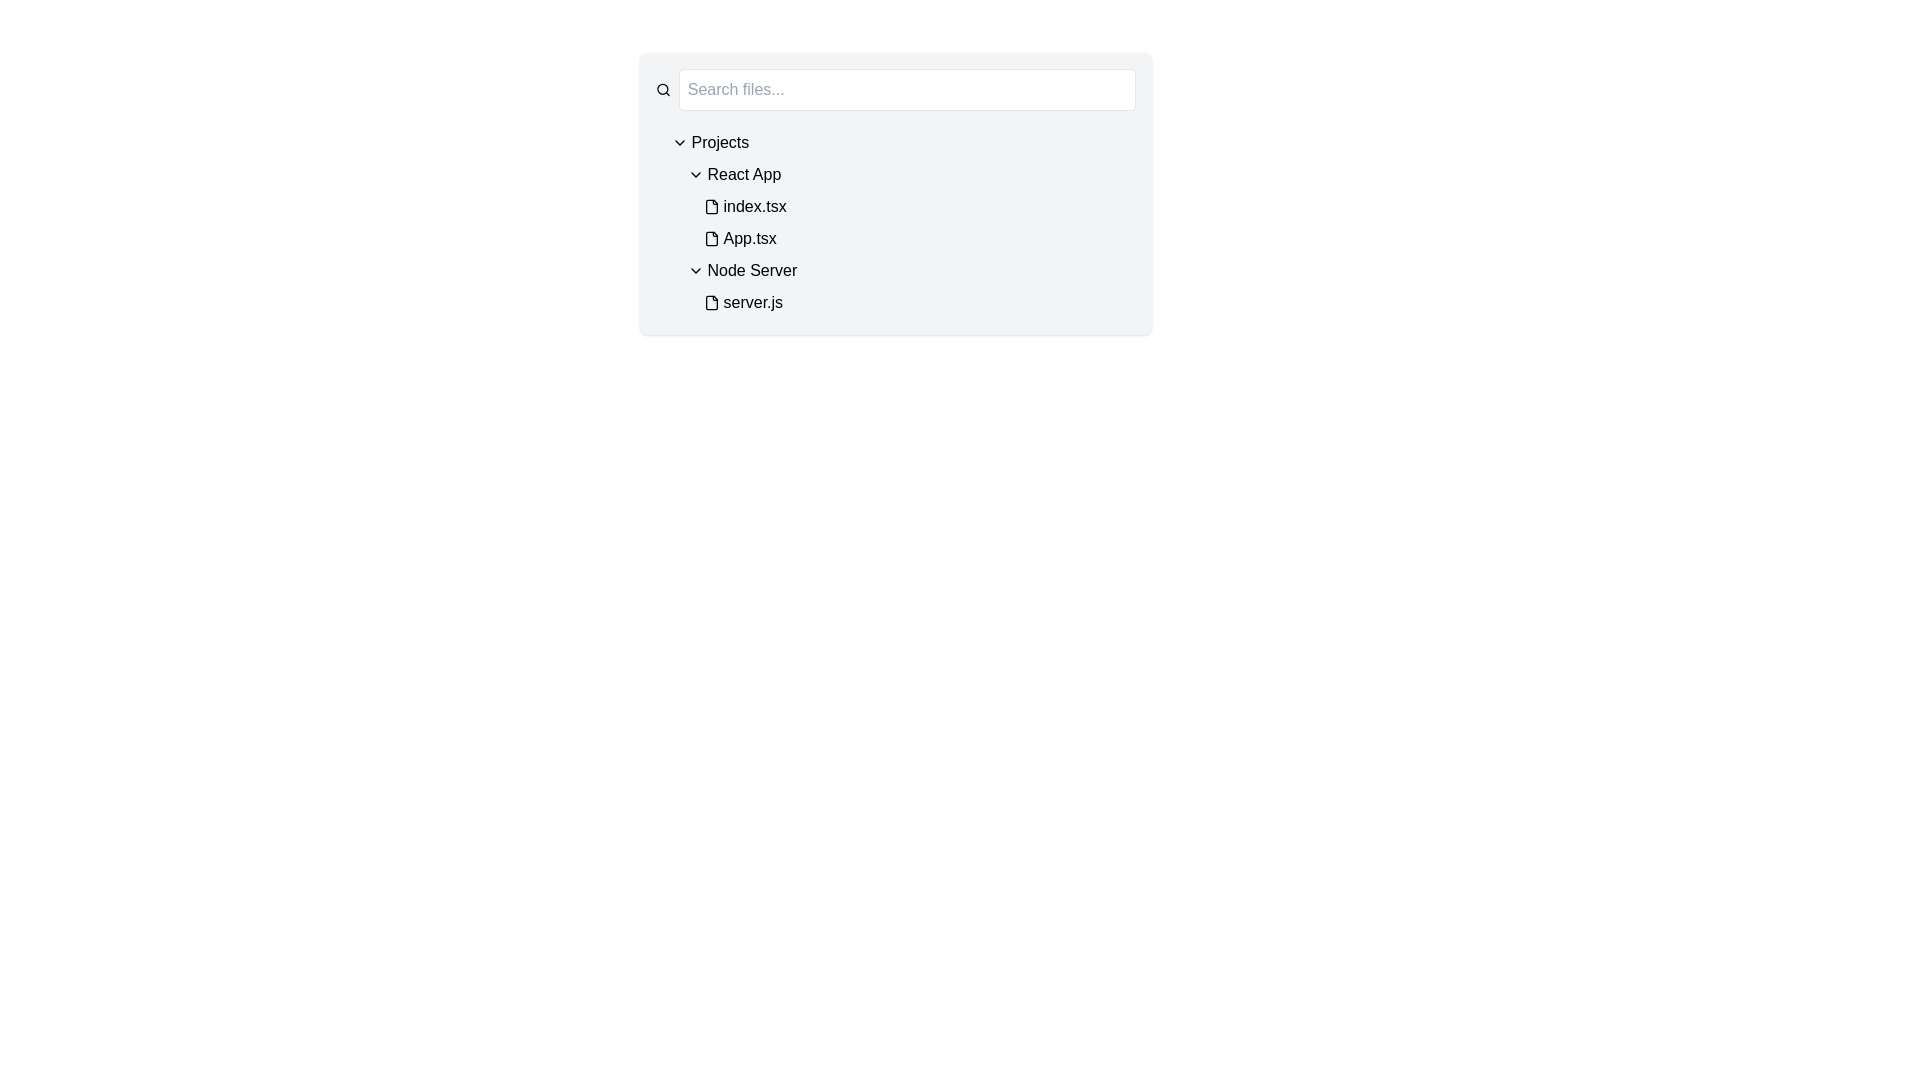 This screenshot has width=1920, height=1080. What do you see at coordinates (695, 270) in the screenshot?
I see `the toggle icon located to the left of the 'Node Server' text` at bounding box center [695, 270].